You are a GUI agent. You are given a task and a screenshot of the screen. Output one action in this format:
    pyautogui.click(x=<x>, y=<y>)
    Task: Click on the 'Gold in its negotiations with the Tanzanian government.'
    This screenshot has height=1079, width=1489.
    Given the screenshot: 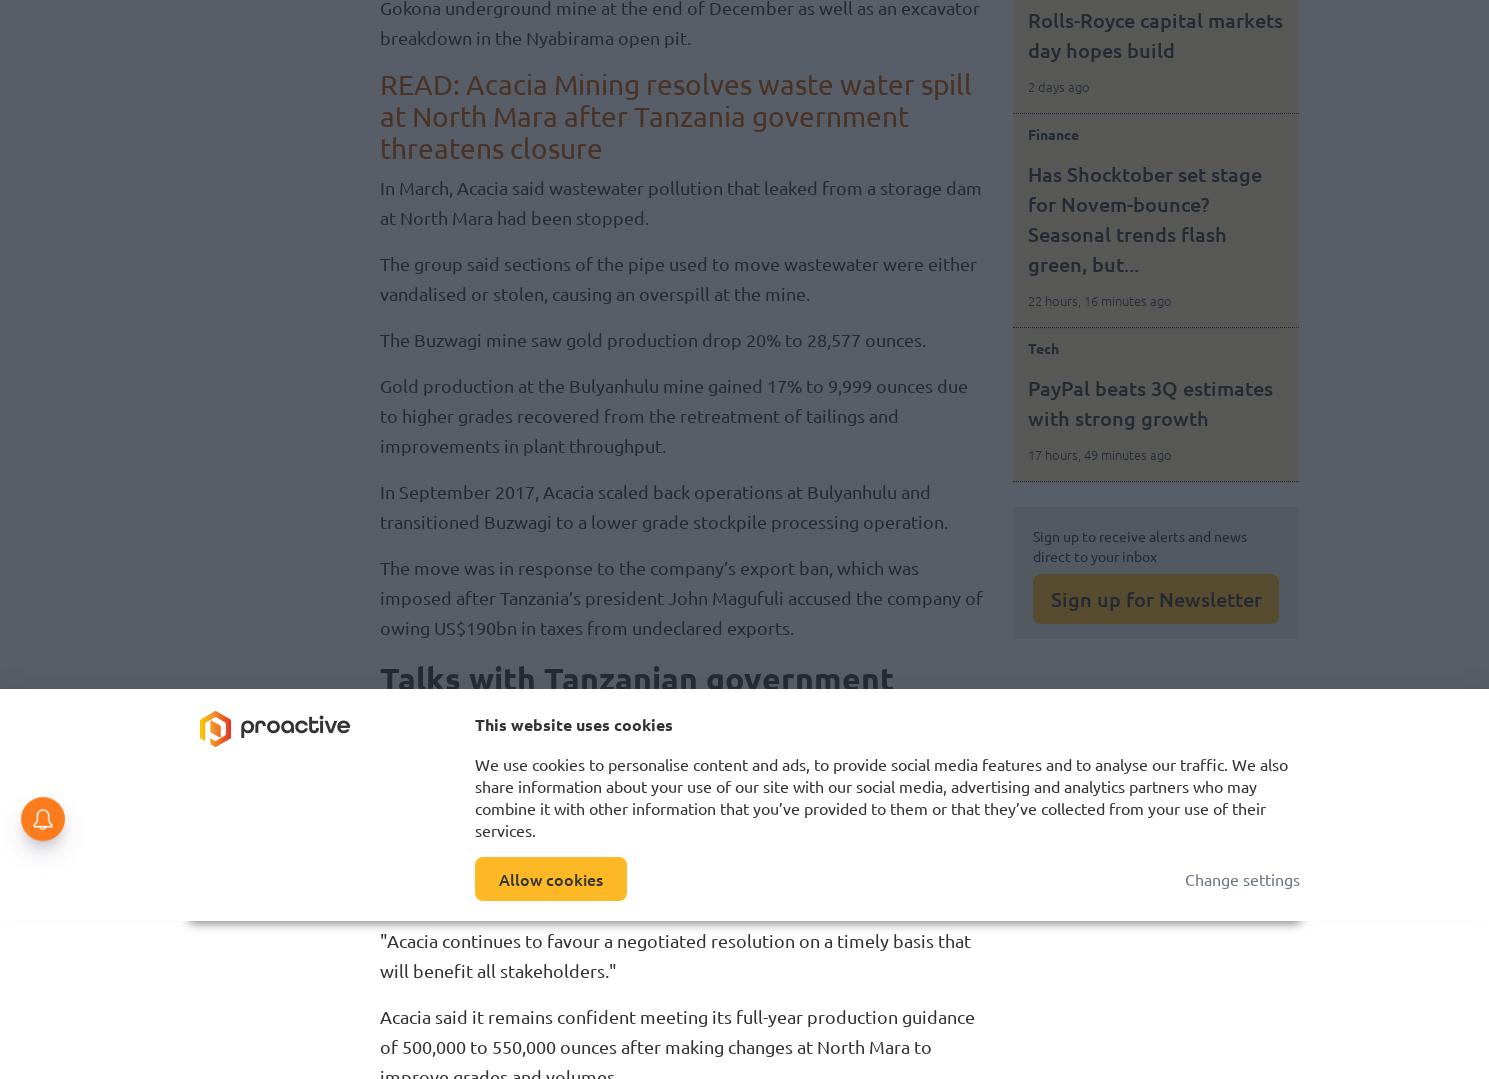 What is the action you would take?
    pyautogui.click(x=740, y=787)
    